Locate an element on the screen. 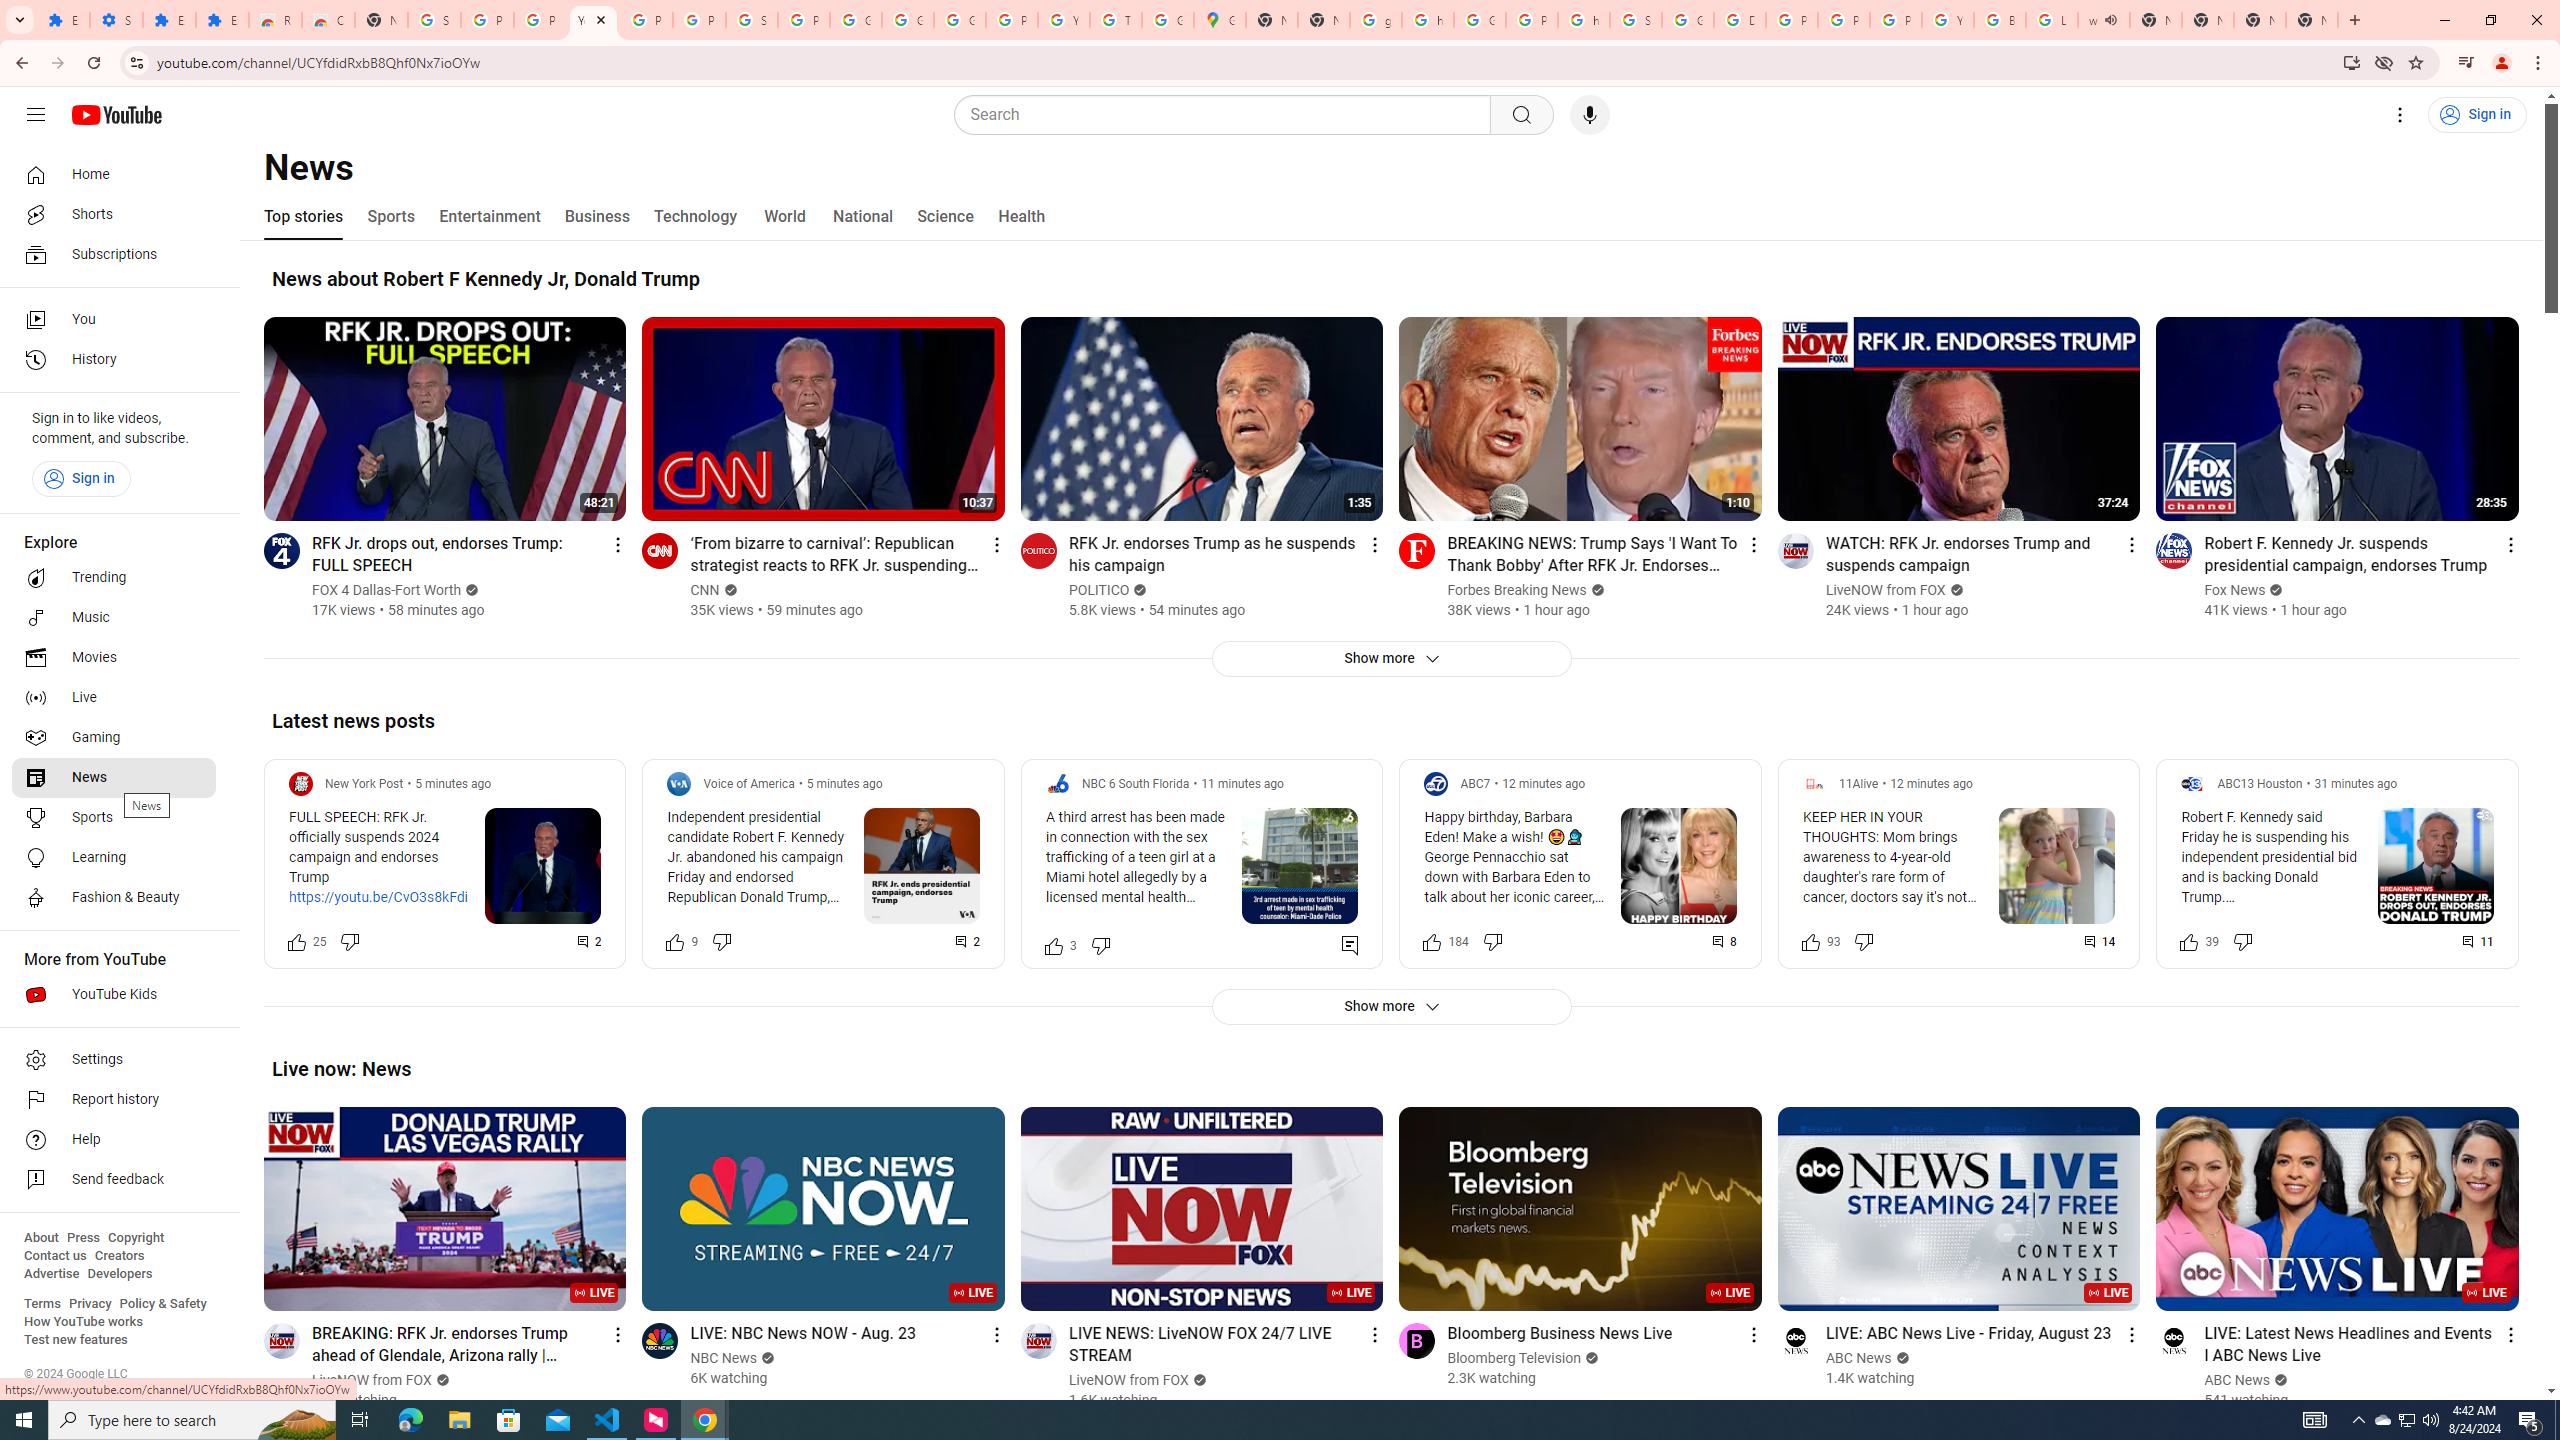  'Creators' is located at coordinates (119, 1255).